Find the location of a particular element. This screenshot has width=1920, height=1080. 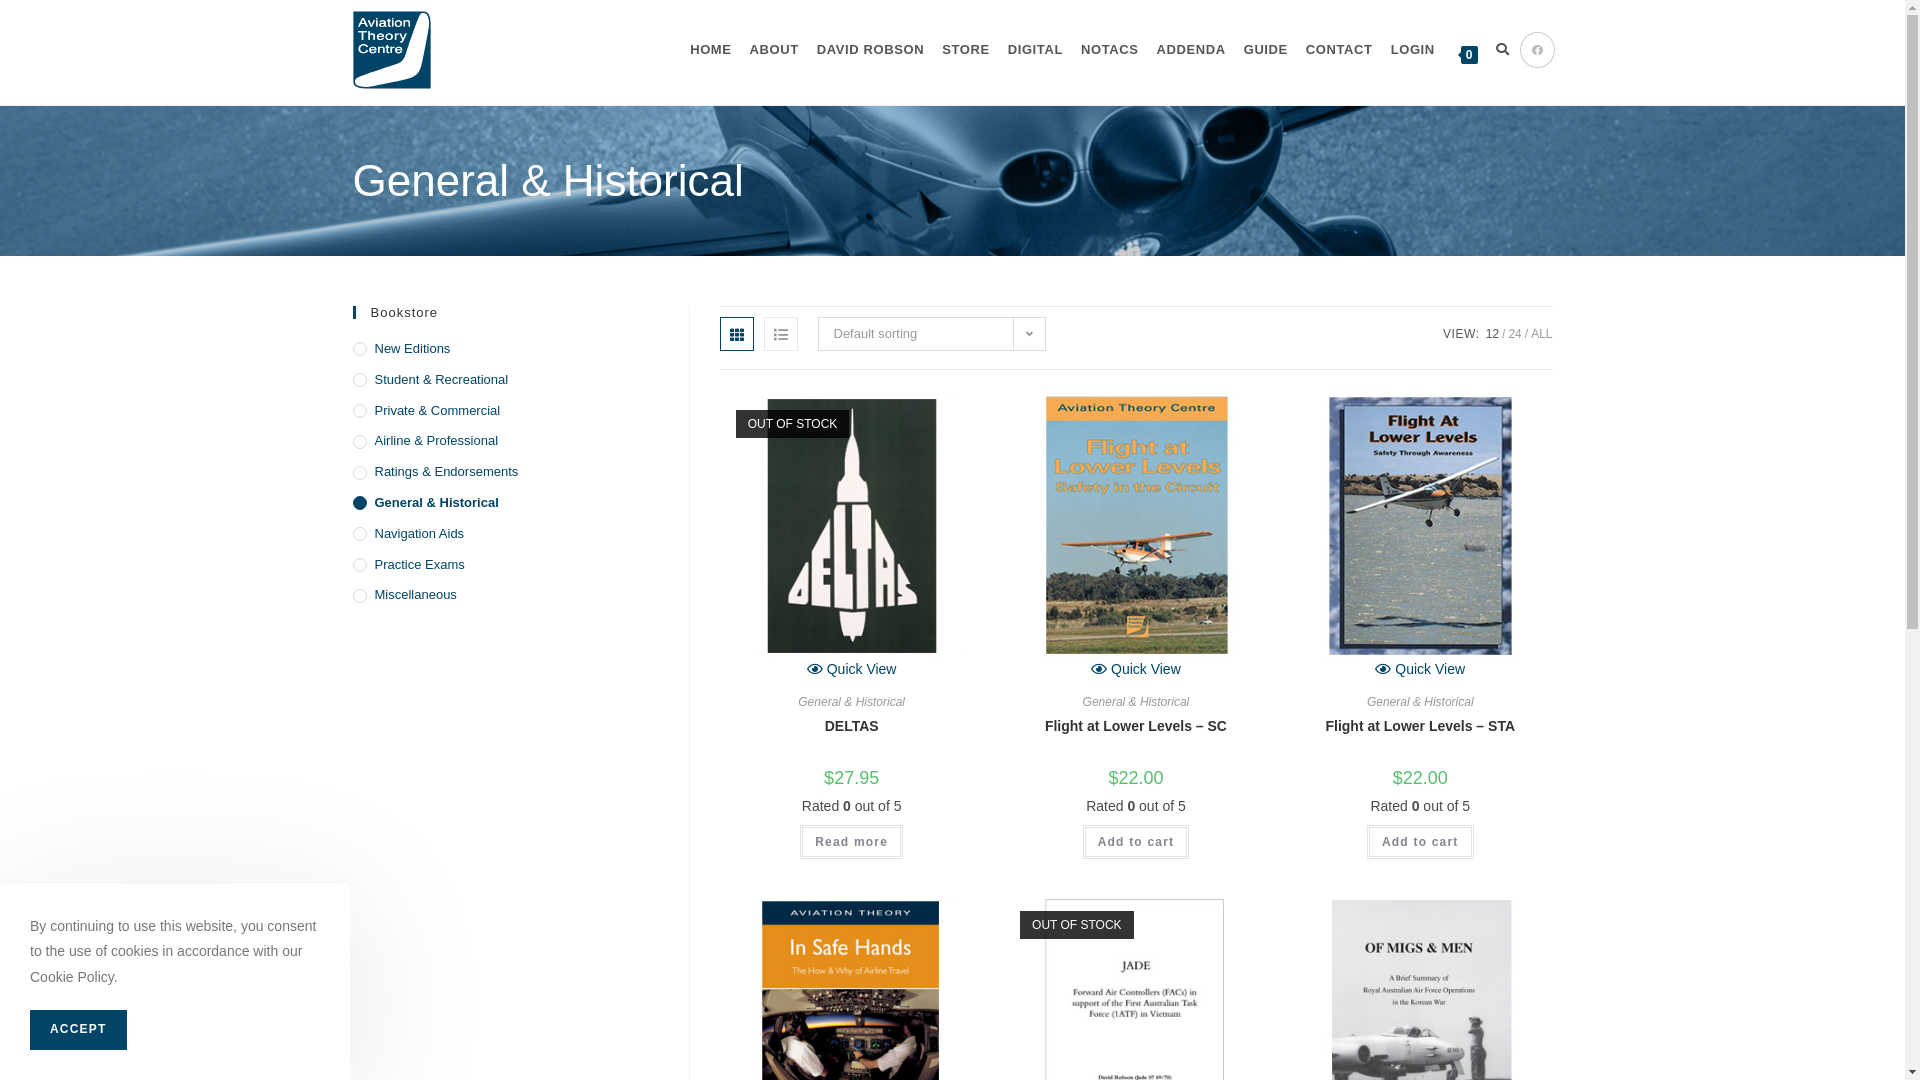

'Grid view' is located at coordinates (736, 333).